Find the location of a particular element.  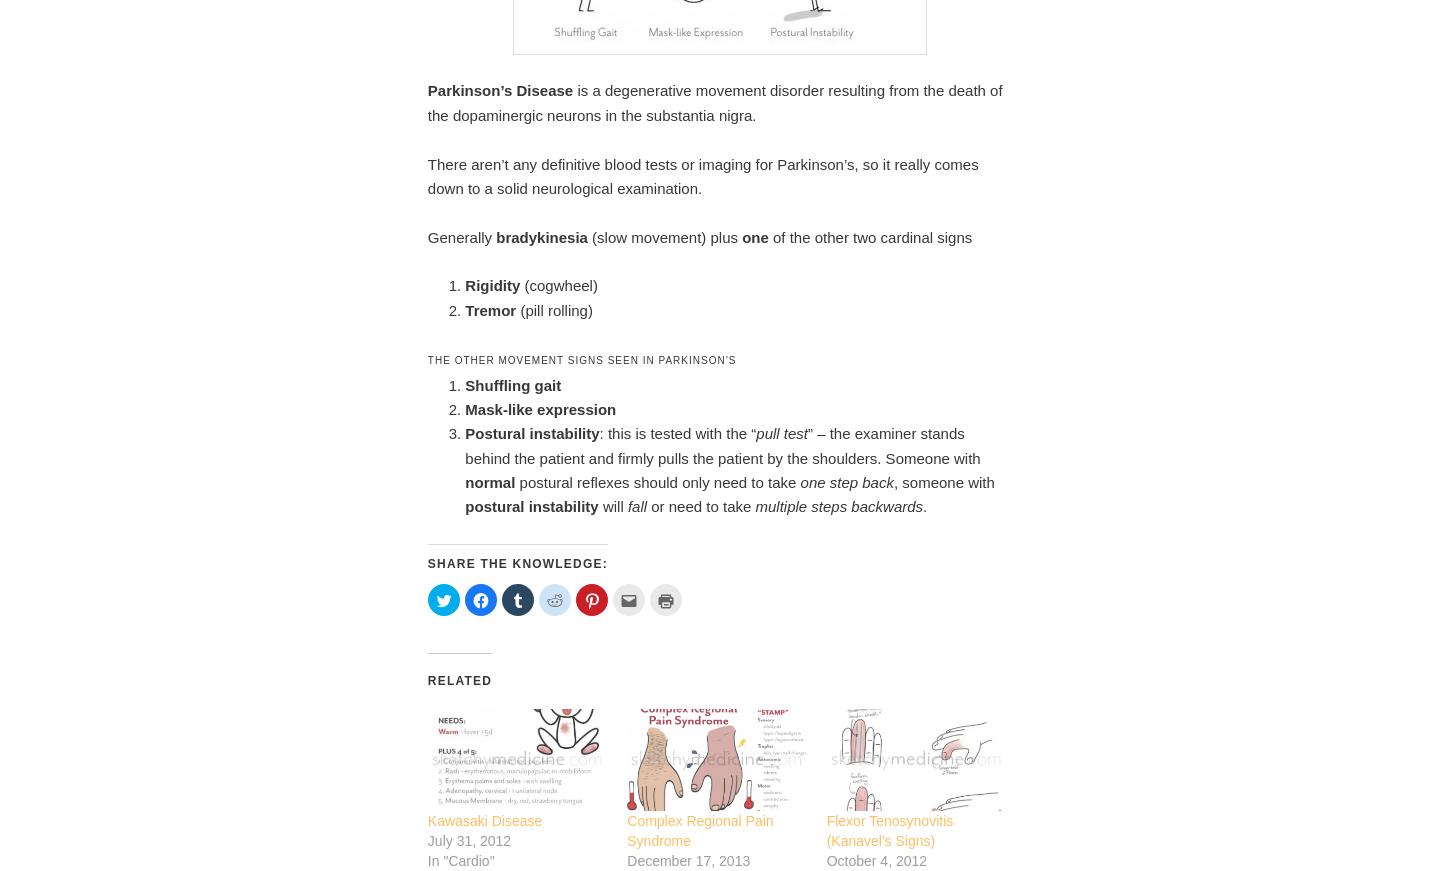

'postural instability' is located at coordinates (530, 506).